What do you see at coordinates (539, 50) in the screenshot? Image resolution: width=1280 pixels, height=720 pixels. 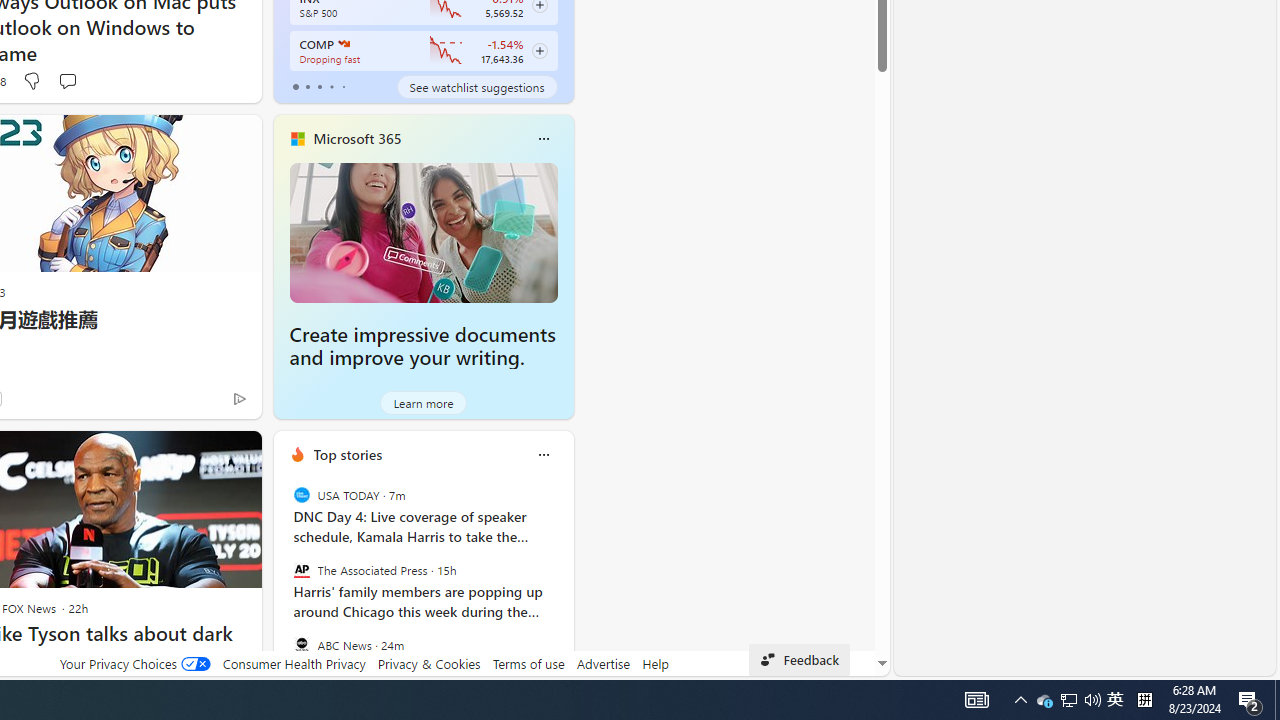 I see `'Class: follow-button  m'` at bounding box center [539, 50].